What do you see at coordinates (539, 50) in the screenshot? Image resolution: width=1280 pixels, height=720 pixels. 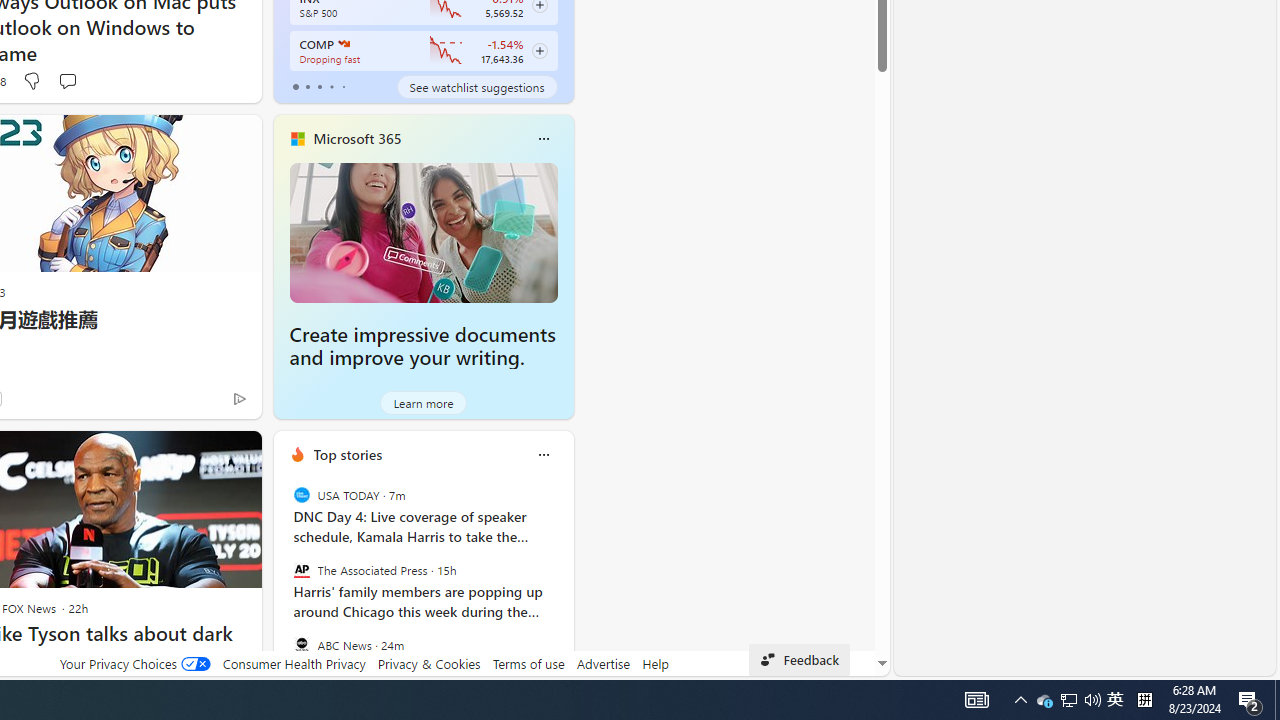 I see `'Class: follow-button  m'` at bounding box center [539, 50].